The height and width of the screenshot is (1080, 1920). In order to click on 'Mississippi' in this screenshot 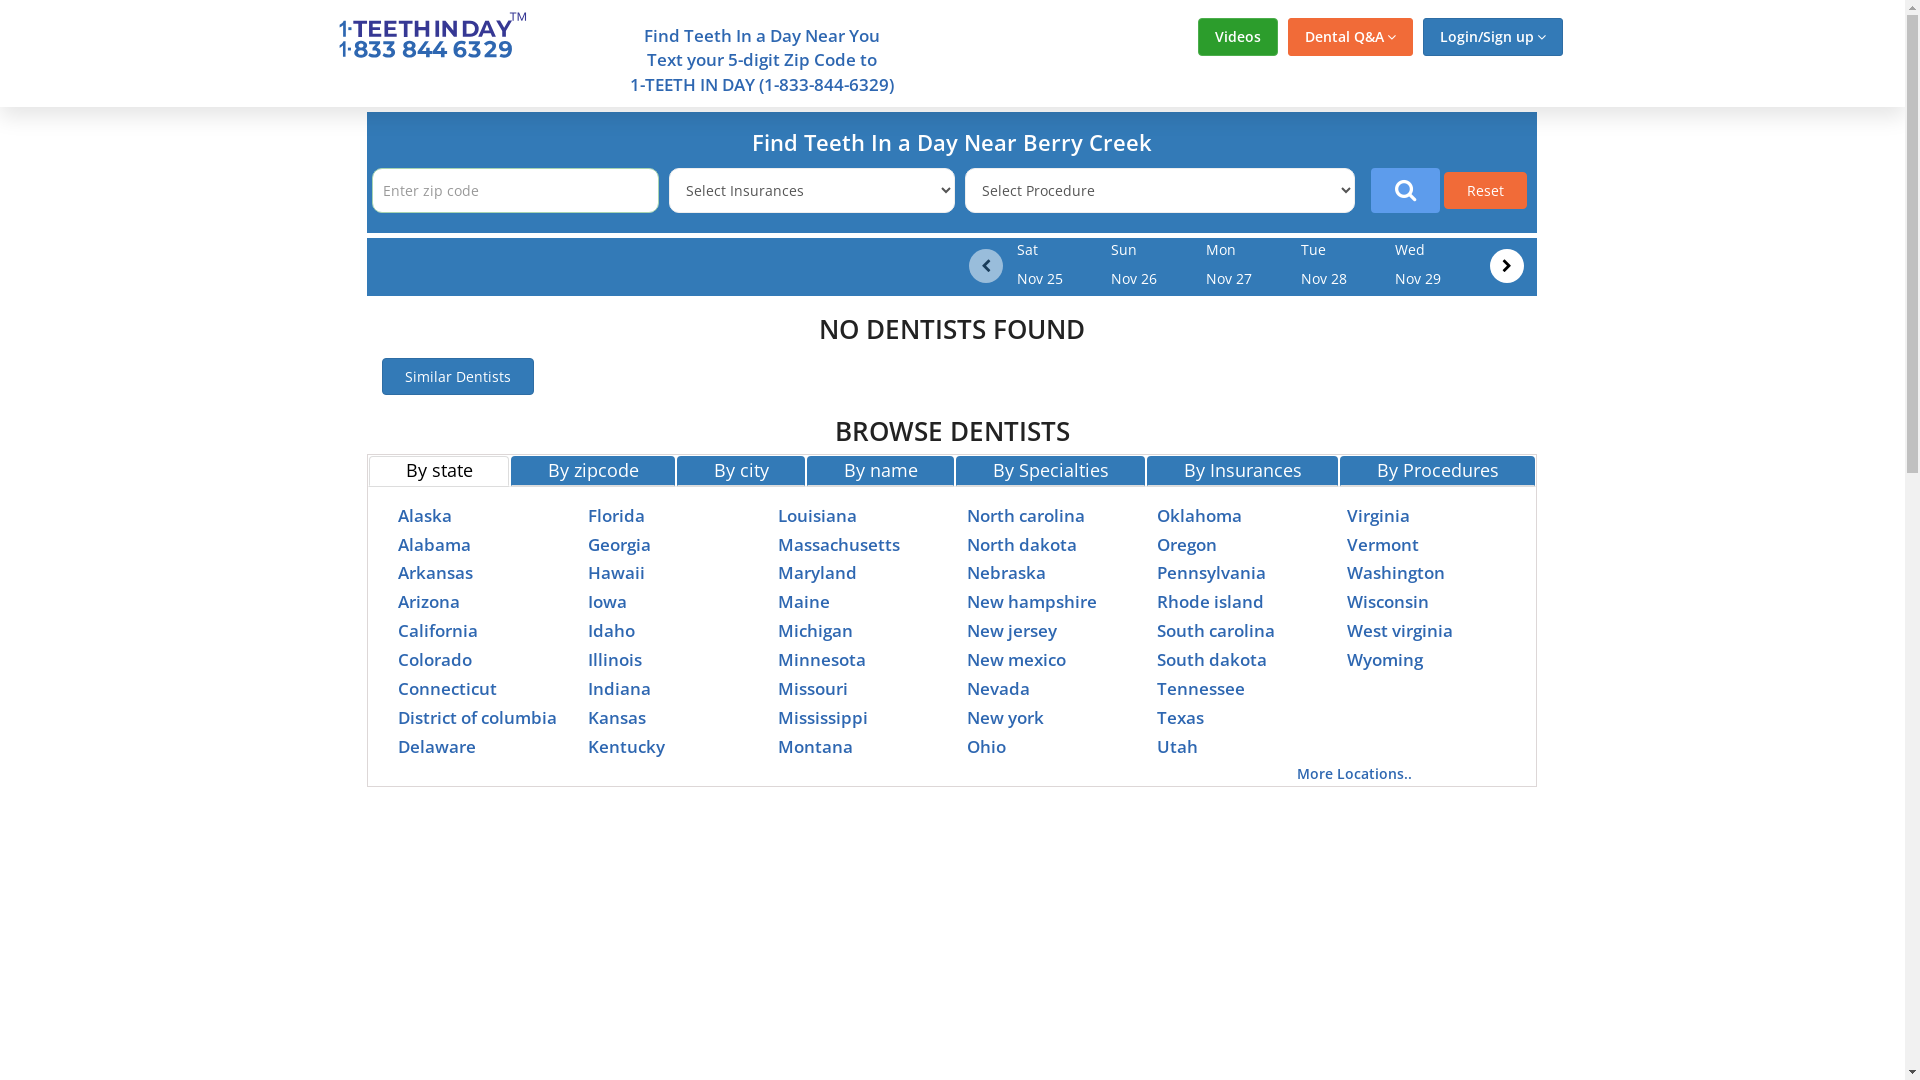, I will do `click(822, 716)`.